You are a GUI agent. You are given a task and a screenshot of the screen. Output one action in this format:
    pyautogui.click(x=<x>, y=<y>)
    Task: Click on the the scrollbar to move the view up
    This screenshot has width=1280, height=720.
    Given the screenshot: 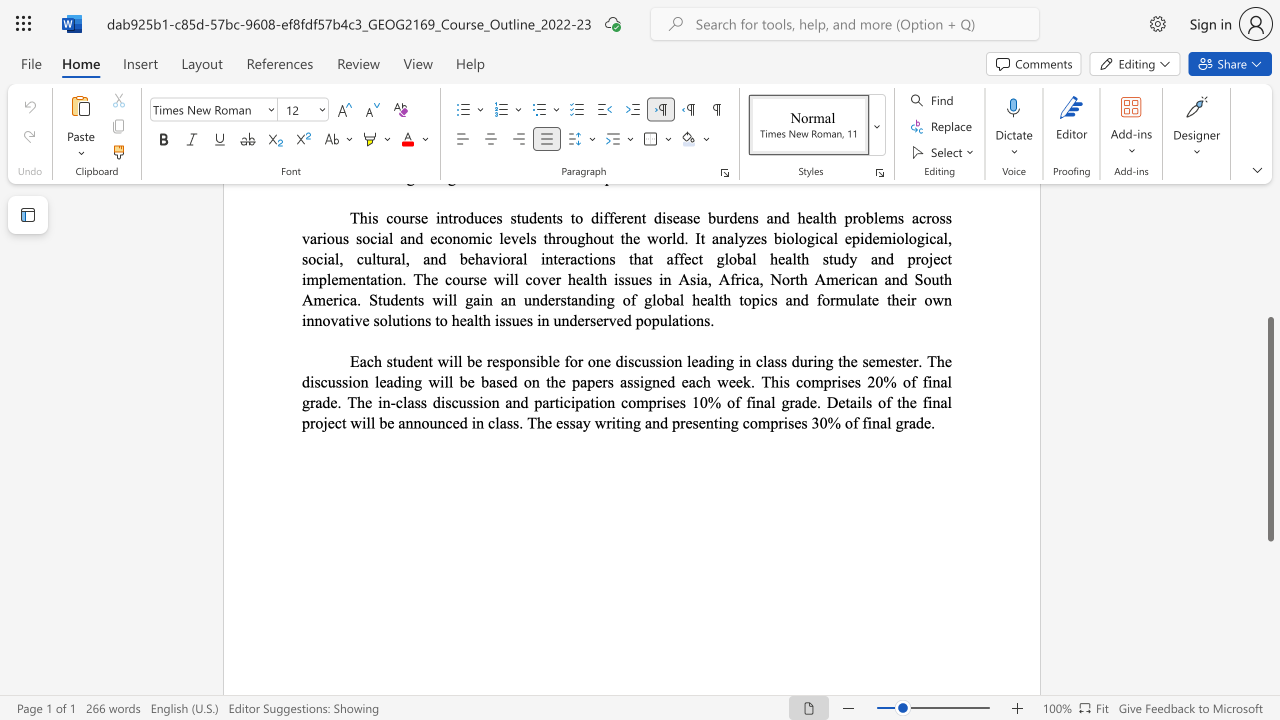 What is the action you would take?
    pyautogui.click(x=1269, y=258)
    